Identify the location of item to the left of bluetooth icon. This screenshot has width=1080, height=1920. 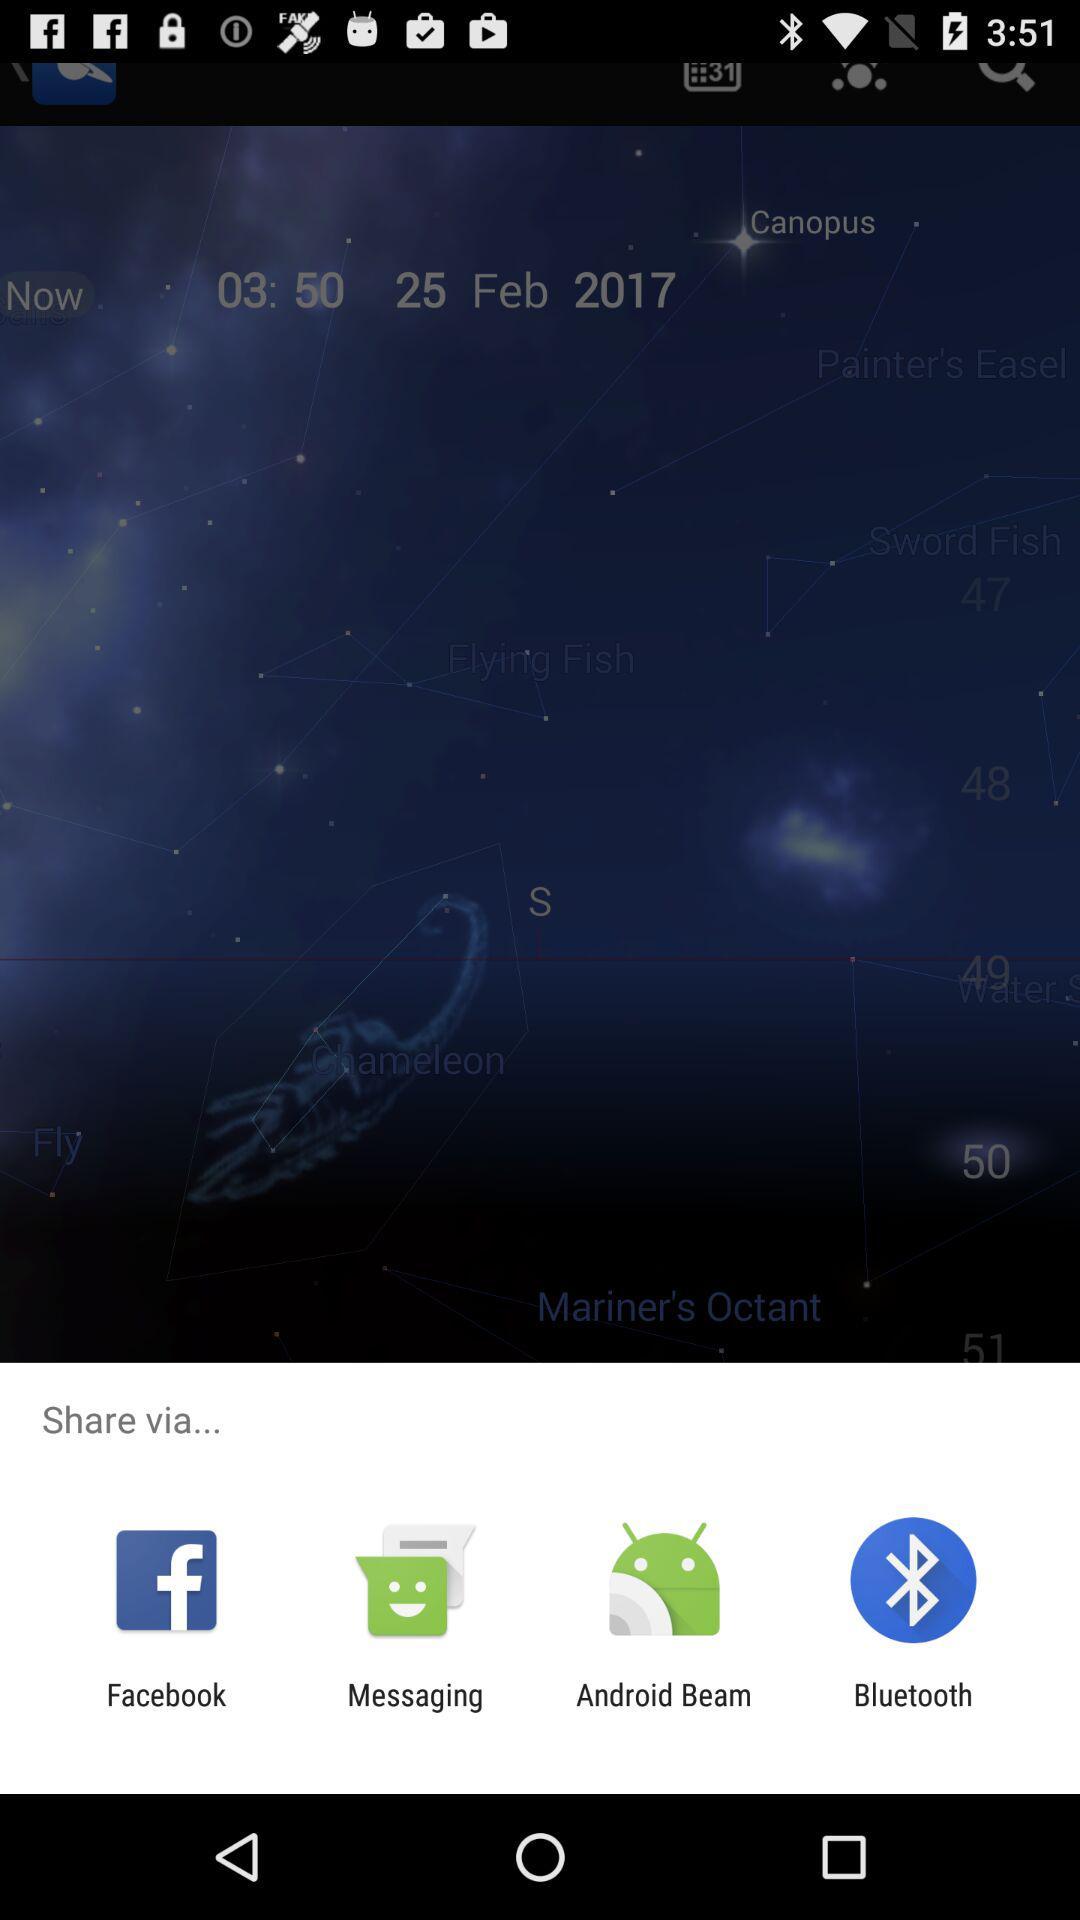
(664, 1711).